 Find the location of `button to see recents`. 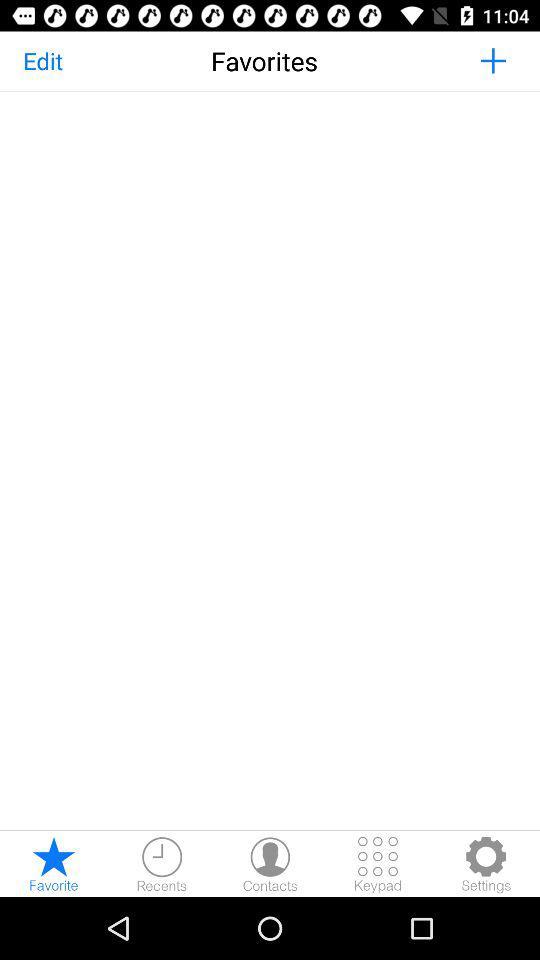

button to see recents is located at coordinates (161, 863).